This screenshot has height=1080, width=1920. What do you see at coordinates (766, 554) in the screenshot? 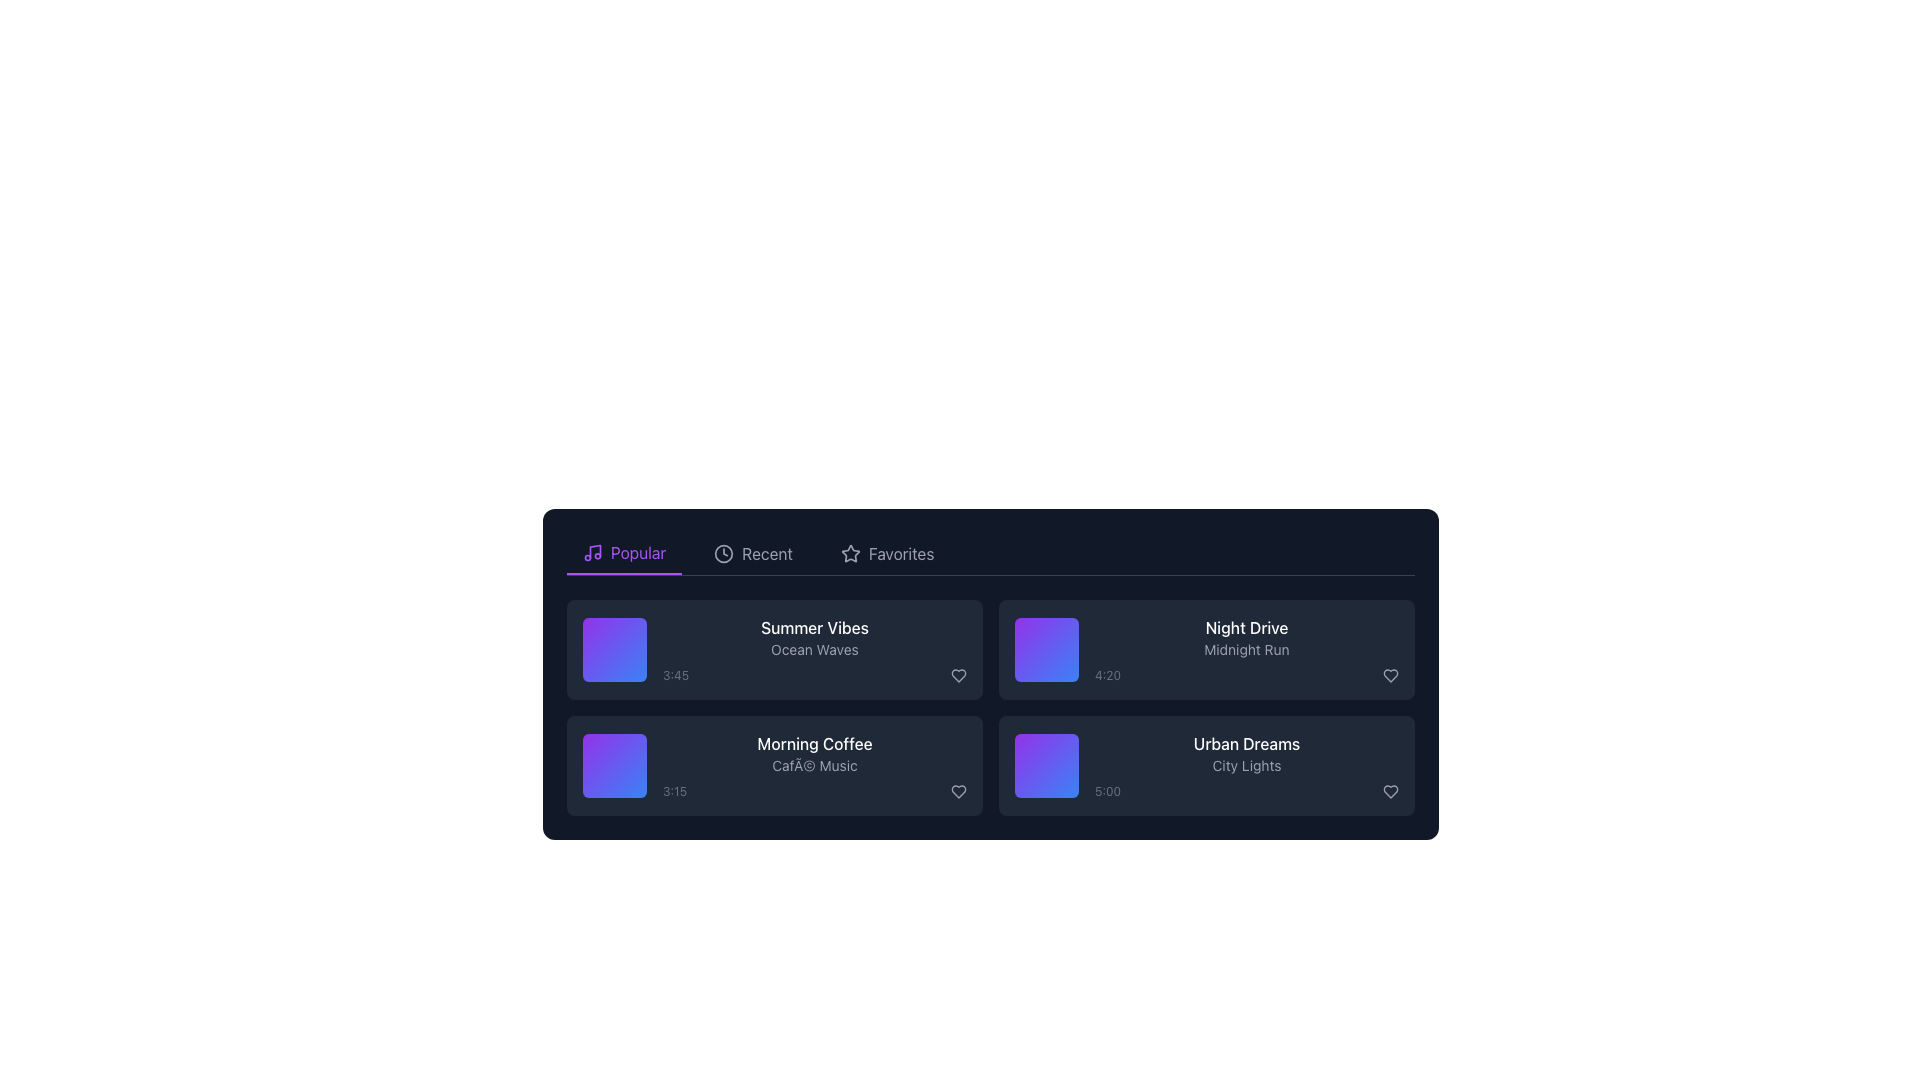
I see `text of the label component displaying 'Recent,' which is part of the navigation menu and located centrally between 'Popular' and 'Favorites.'` at bounding box center [766, 554].